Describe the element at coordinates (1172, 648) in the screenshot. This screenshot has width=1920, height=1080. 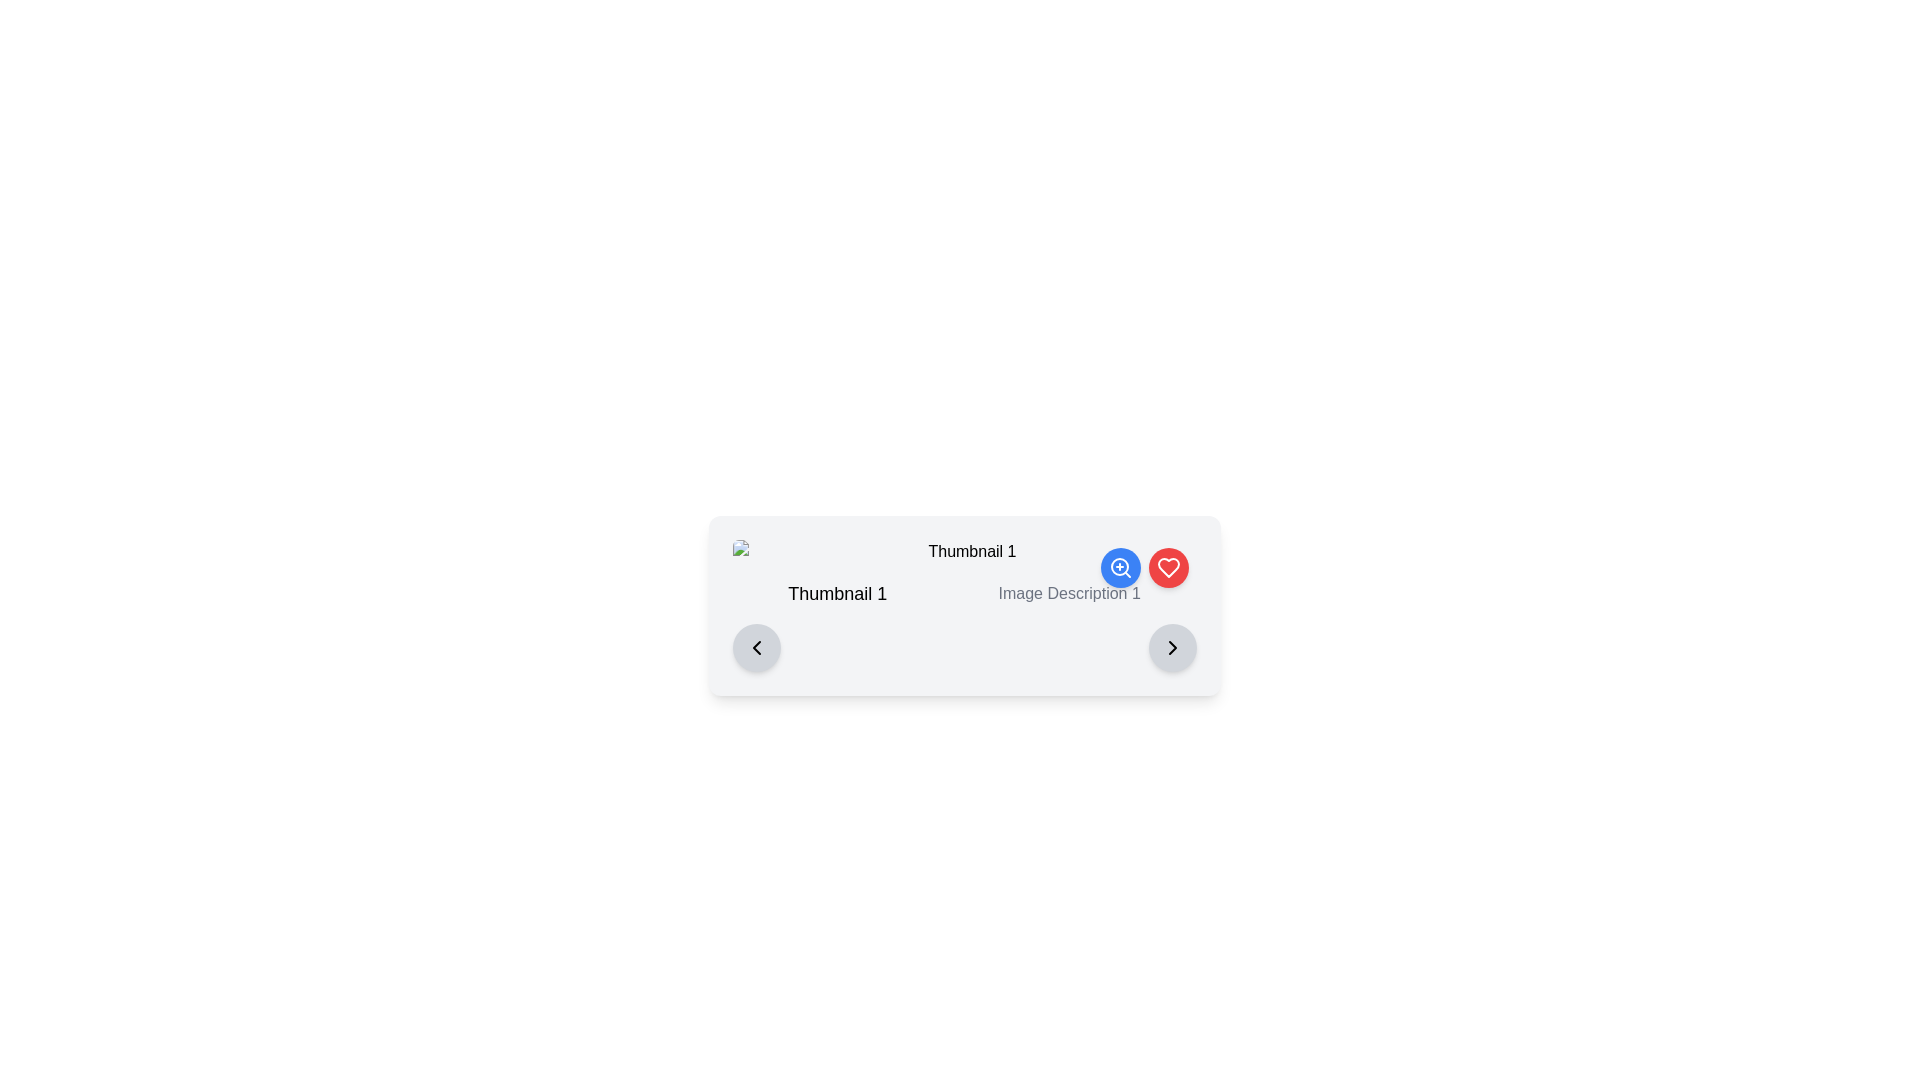
I see `the circular button with a light gray background and a black right-facing chevron icon, which is the second button positioned at the far-right of the horizontal layout` at that location.